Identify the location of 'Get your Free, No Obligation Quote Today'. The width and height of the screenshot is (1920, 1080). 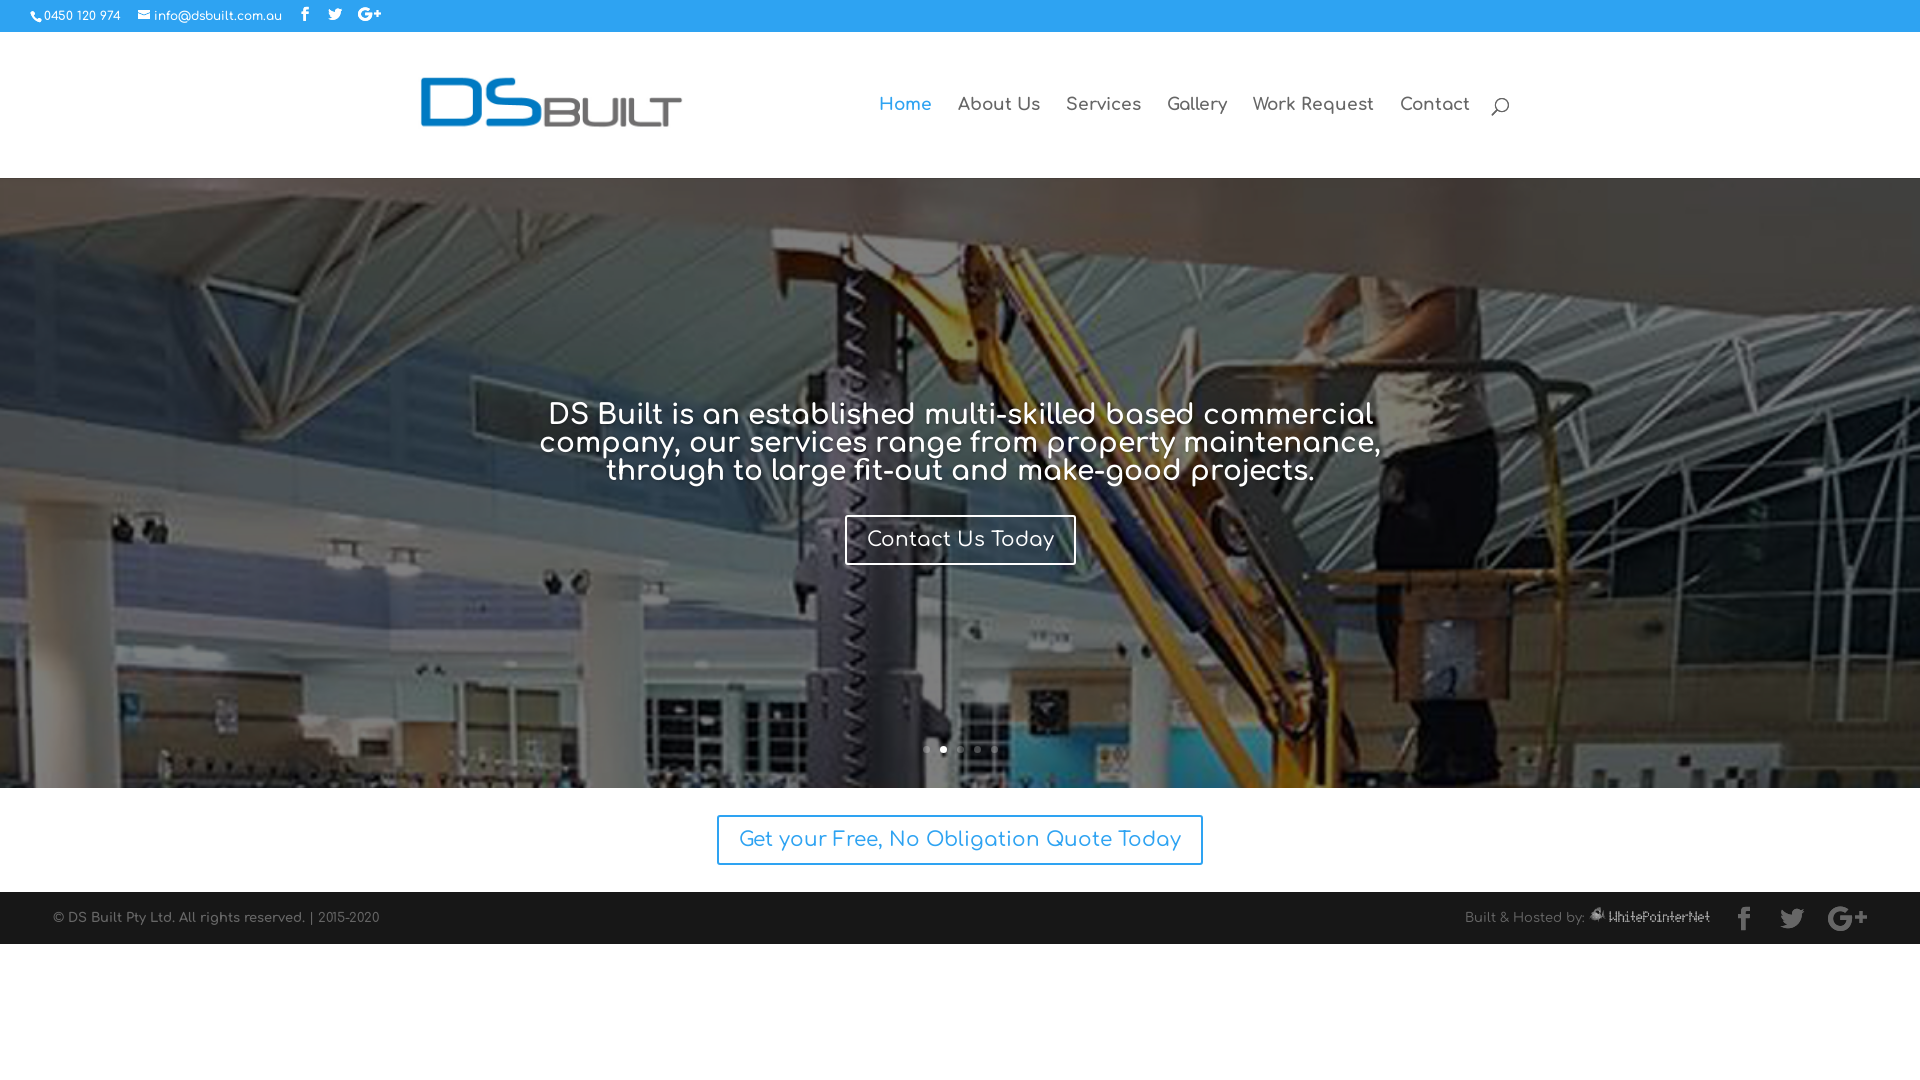
(960, 840).